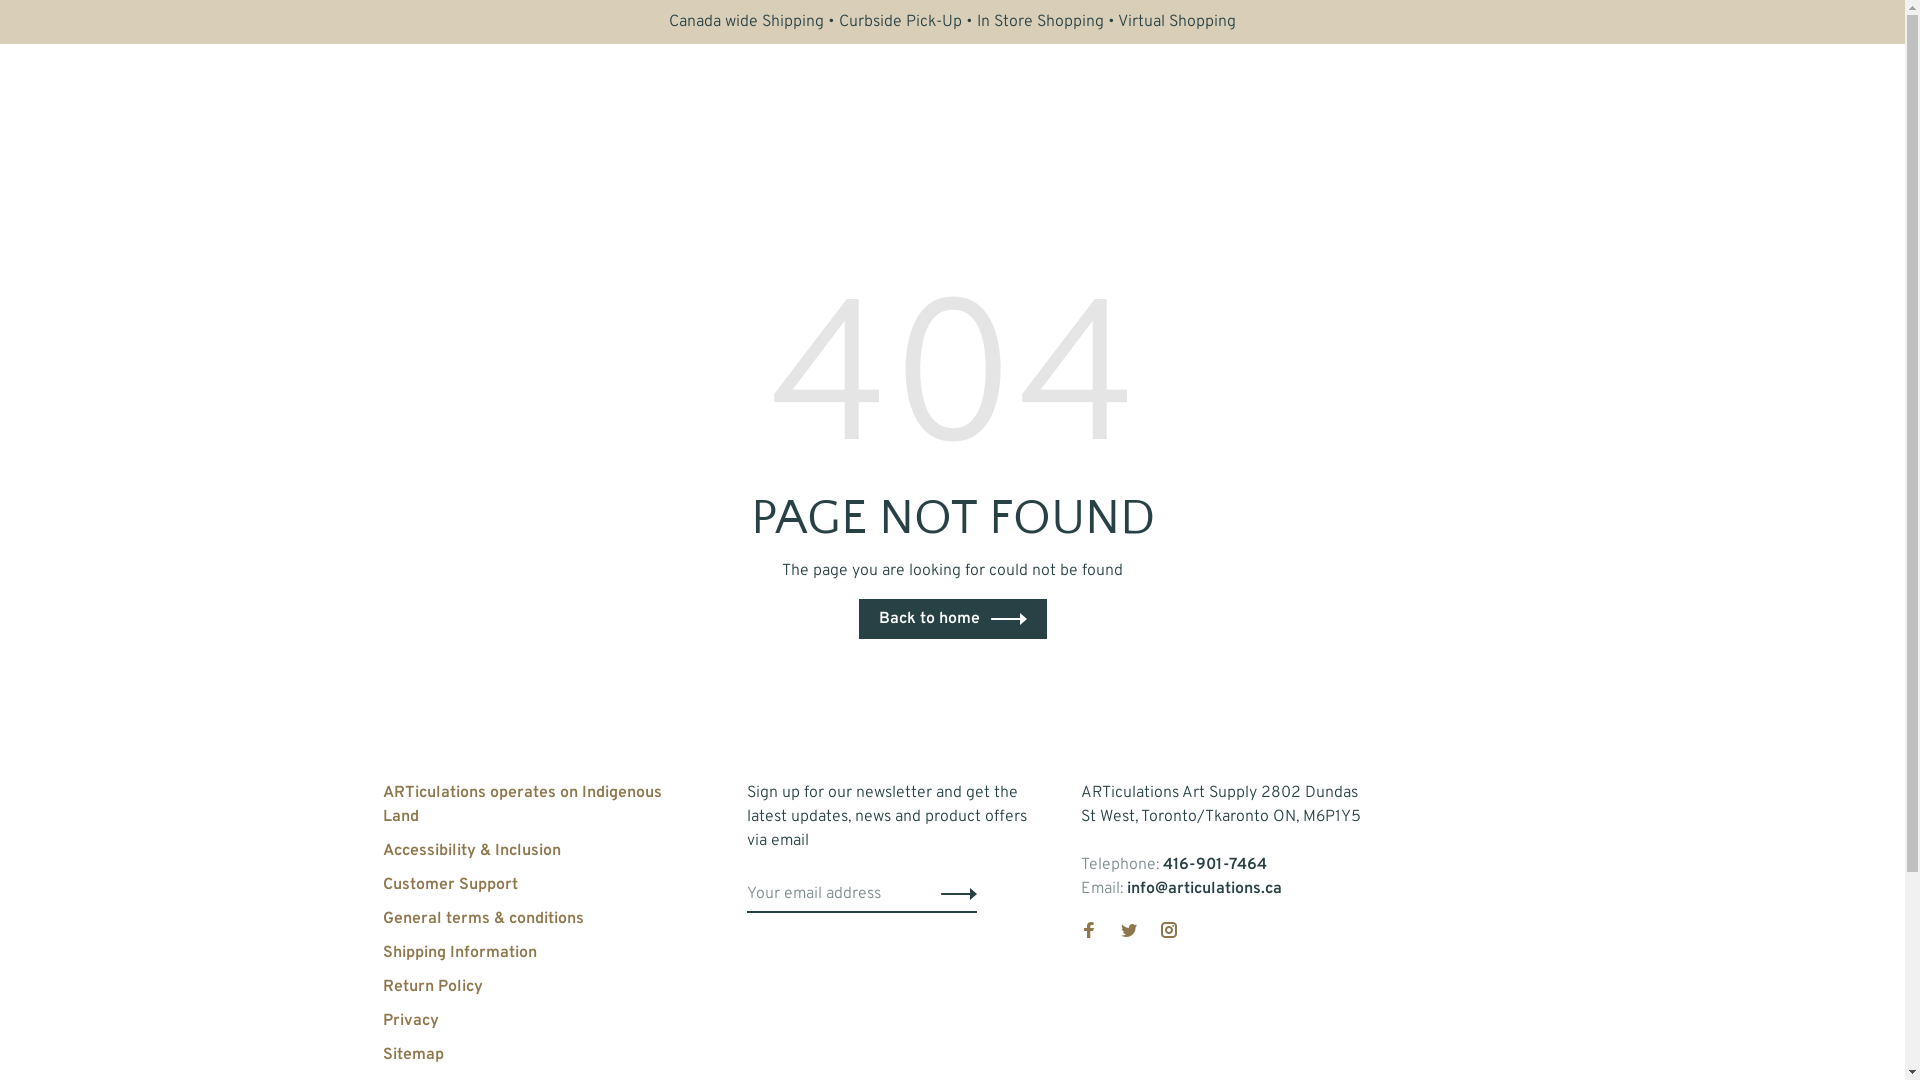 This screenshot has width=1920, height=1080. What do you see at coordinates (1079, 863) in the screenshot?
I see `'Telephone: 416-901-7464'` at bounding box center [1079, 863].